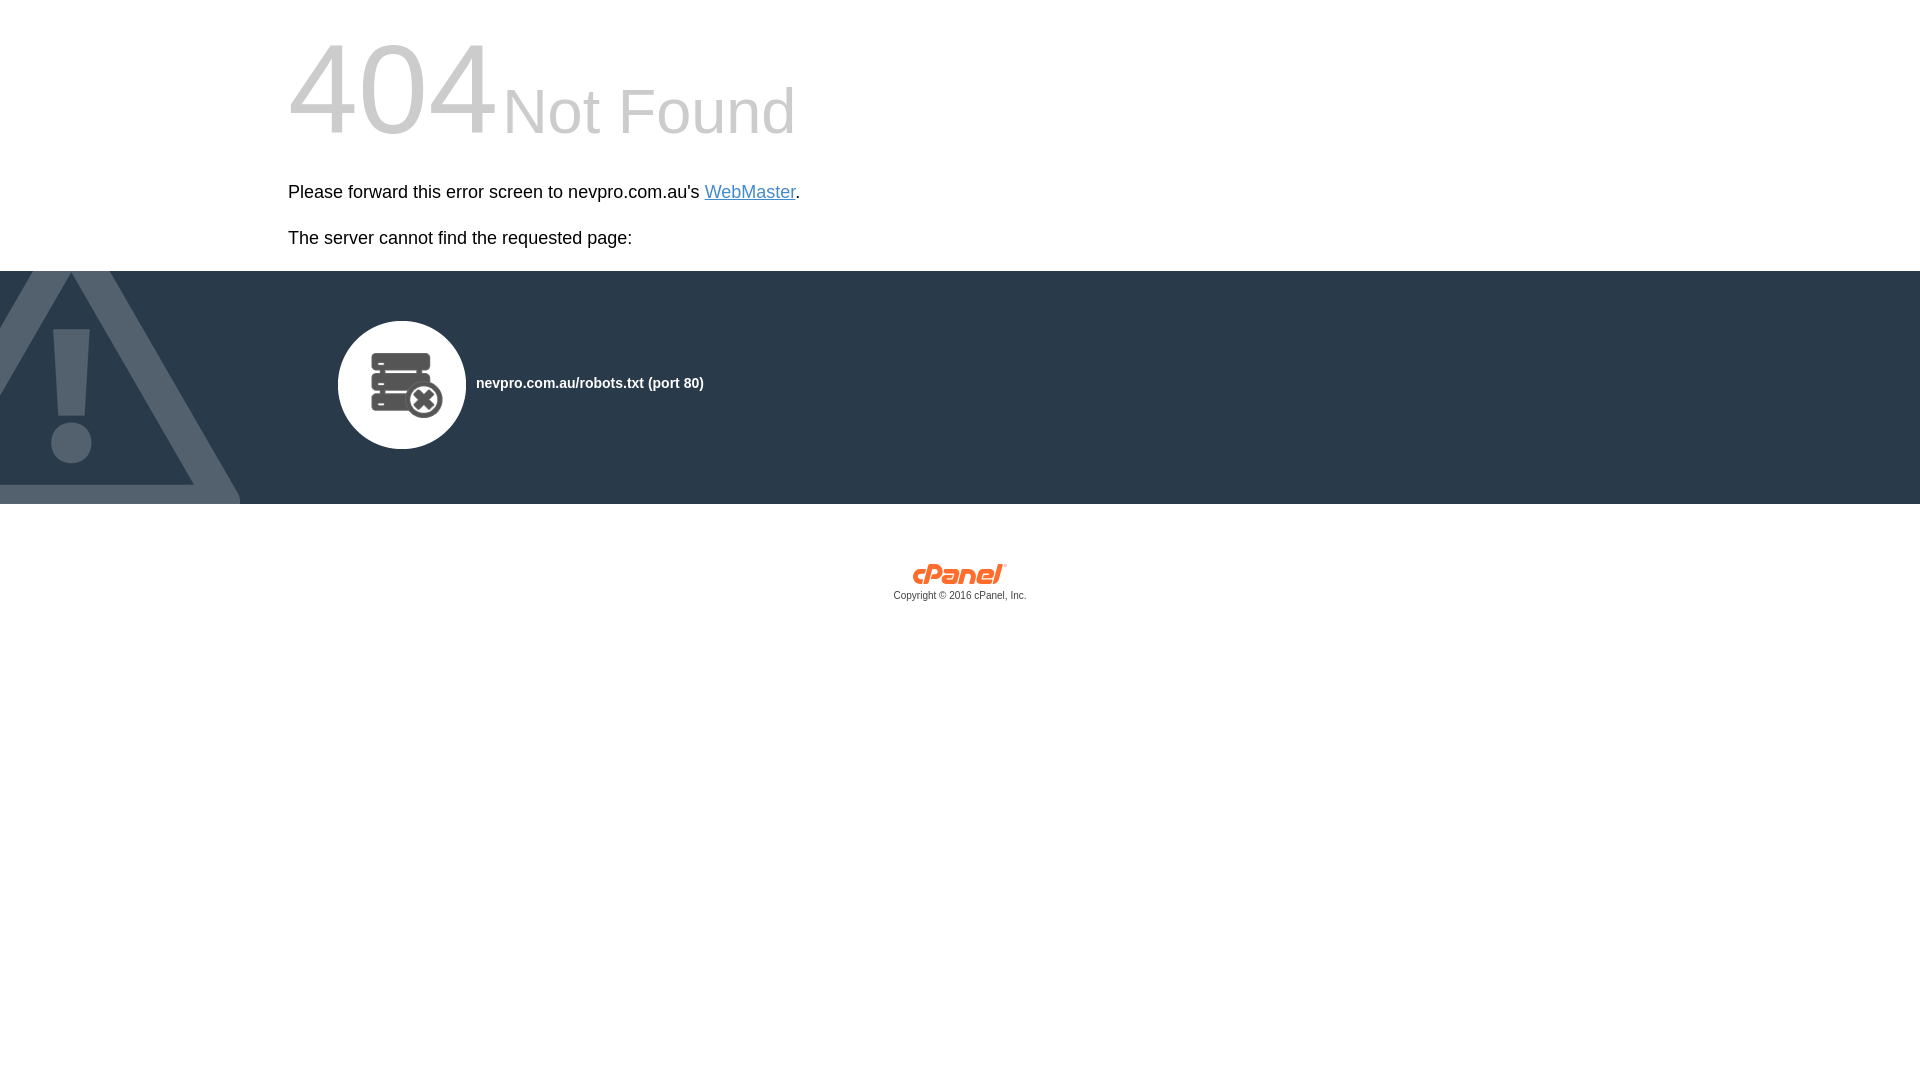 The width and height of the screenshot is (1920, 1080). Describe the element at coordinates (749, 192) in the screenshot. I see `'WebMaster'` at that location.